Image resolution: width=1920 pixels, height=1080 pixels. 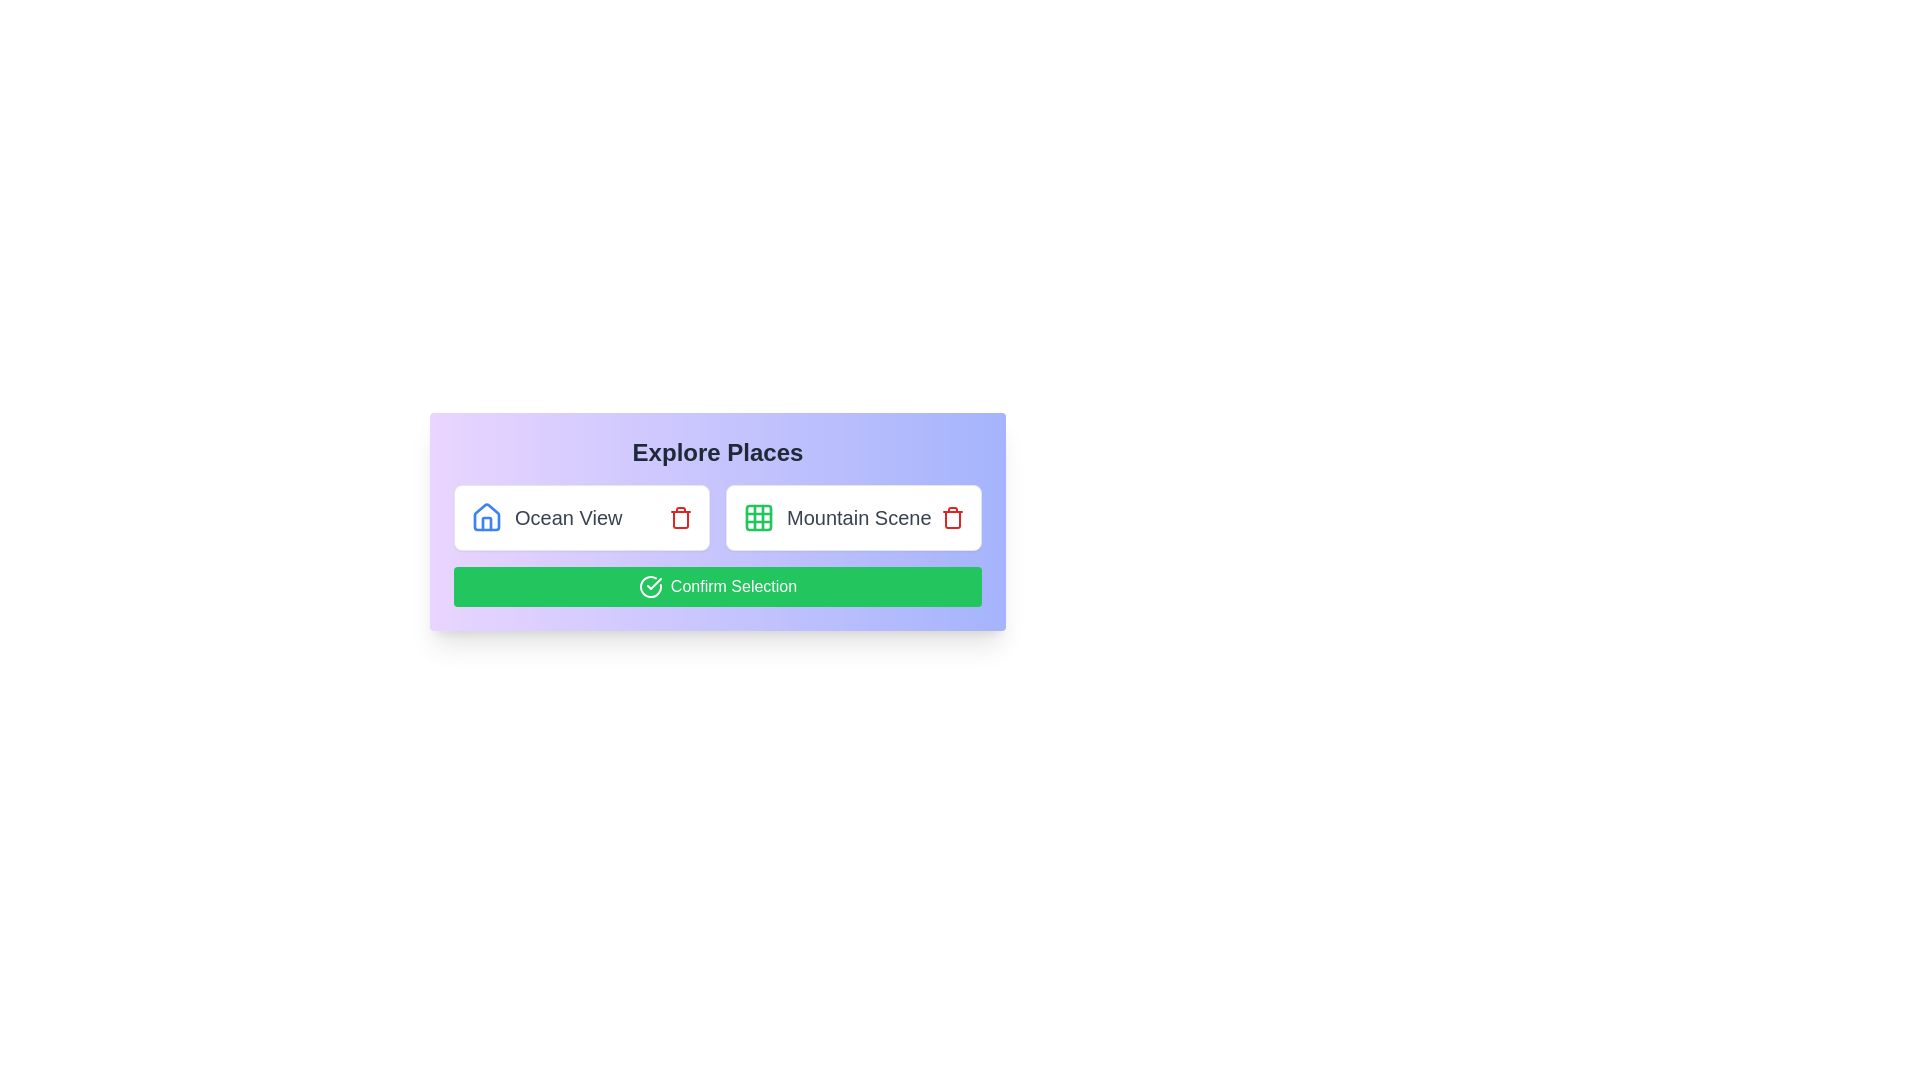 I want to click on the central decorative graphical element within the green grid icon that is adjacent to the 'Mountain Scene' label, so click(x=757, y=516).